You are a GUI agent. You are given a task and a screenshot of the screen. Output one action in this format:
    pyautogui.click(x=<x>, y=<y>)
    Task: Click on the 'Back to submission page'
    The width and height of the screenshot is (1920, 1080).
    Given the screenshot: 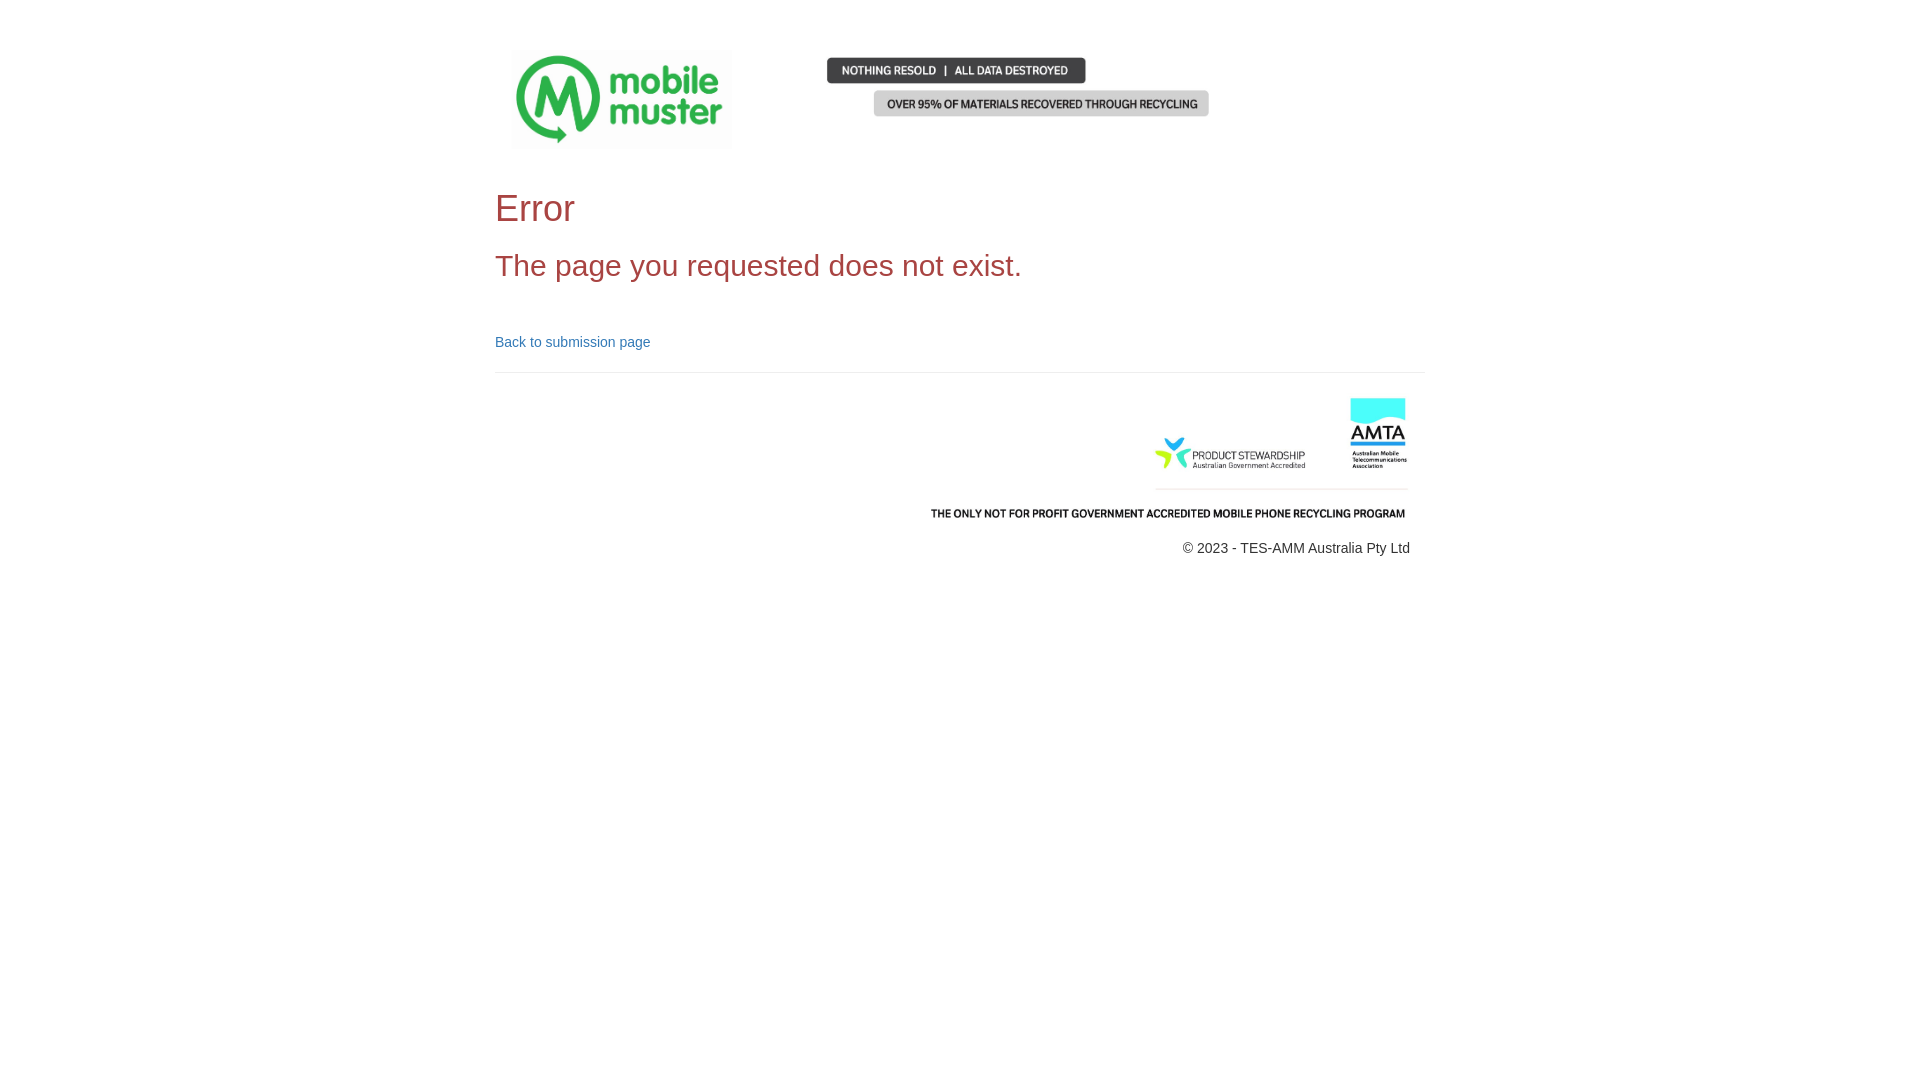 What is the action you would take?
    pyautogui.click(x=571, y=341)
    